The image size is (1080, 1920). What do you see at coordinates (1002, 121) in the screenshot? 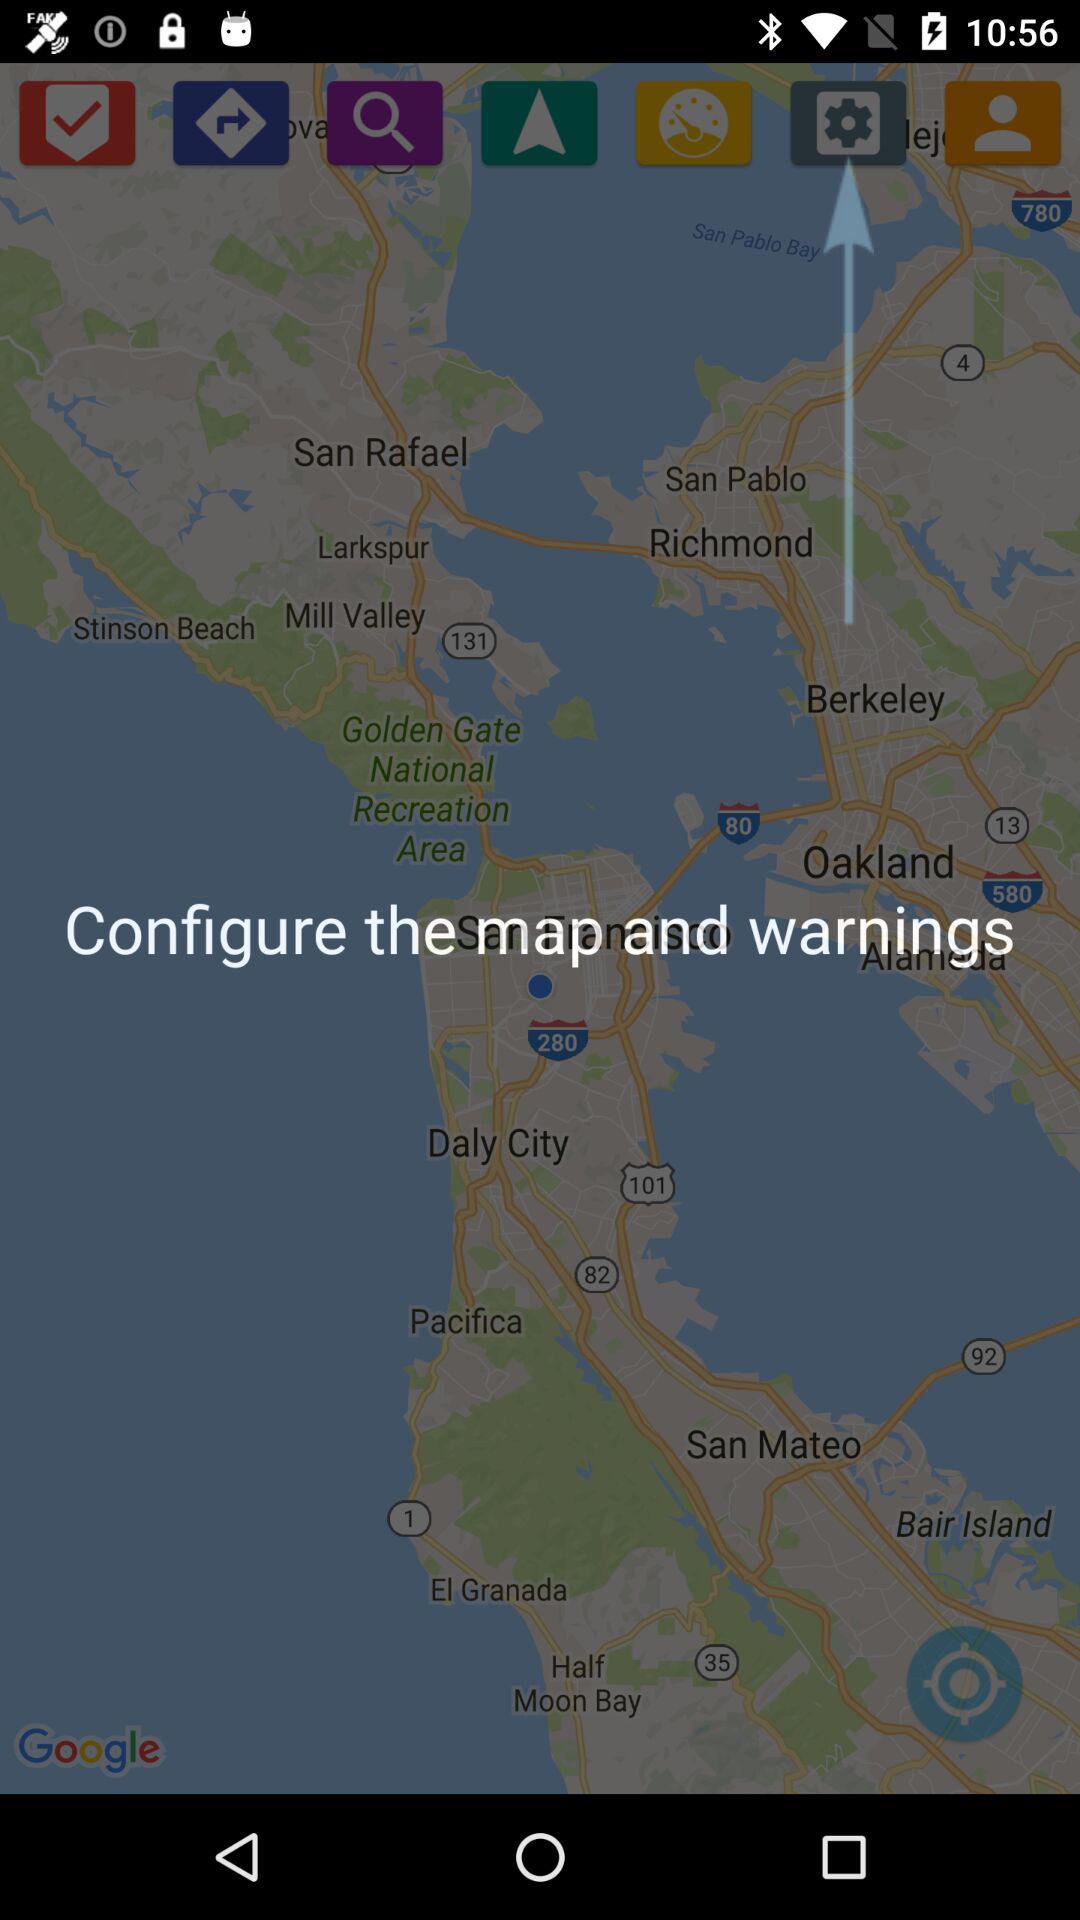
I see `show user profile` at bounding box center [1002, 121].